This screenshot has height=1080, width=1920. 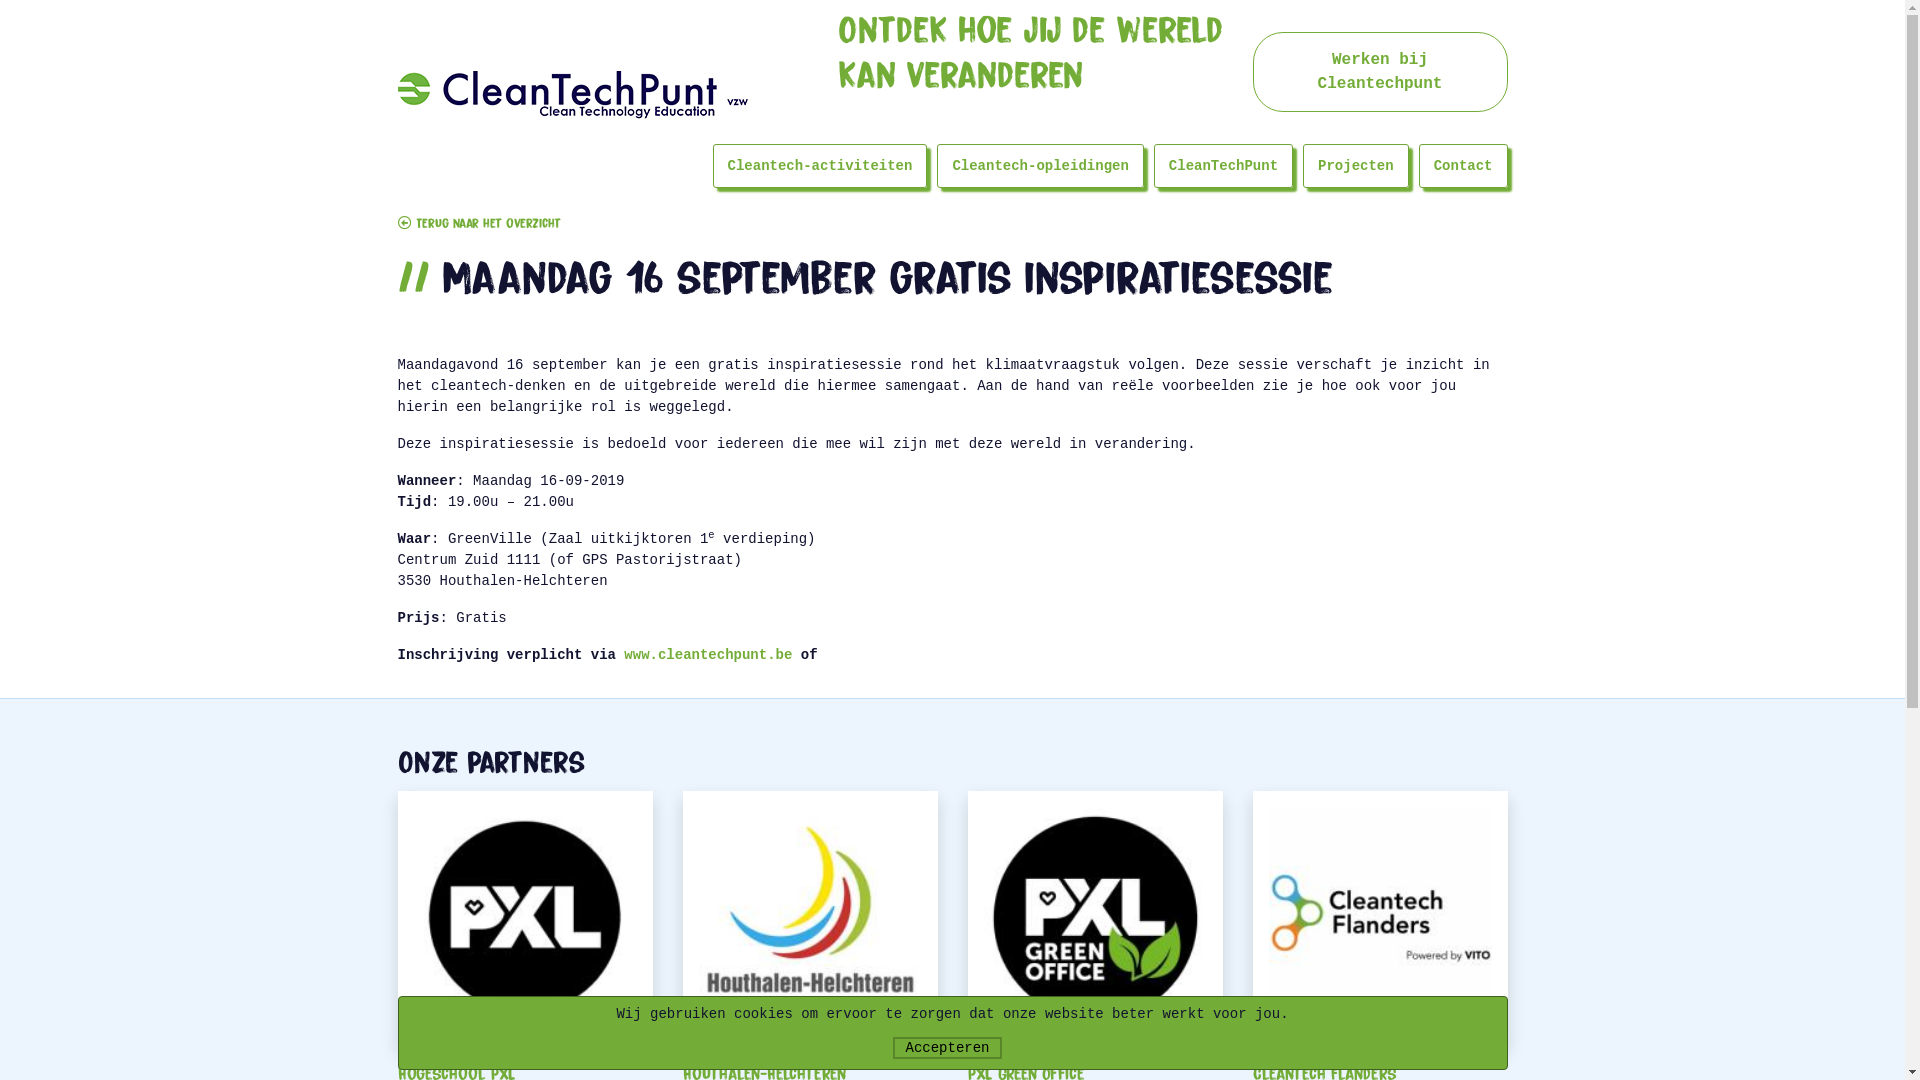 What do you see at coordinates (478, 224) in the screenshot?
I see `'Terug naar het overzicht'` at bounding box center [478, 224].